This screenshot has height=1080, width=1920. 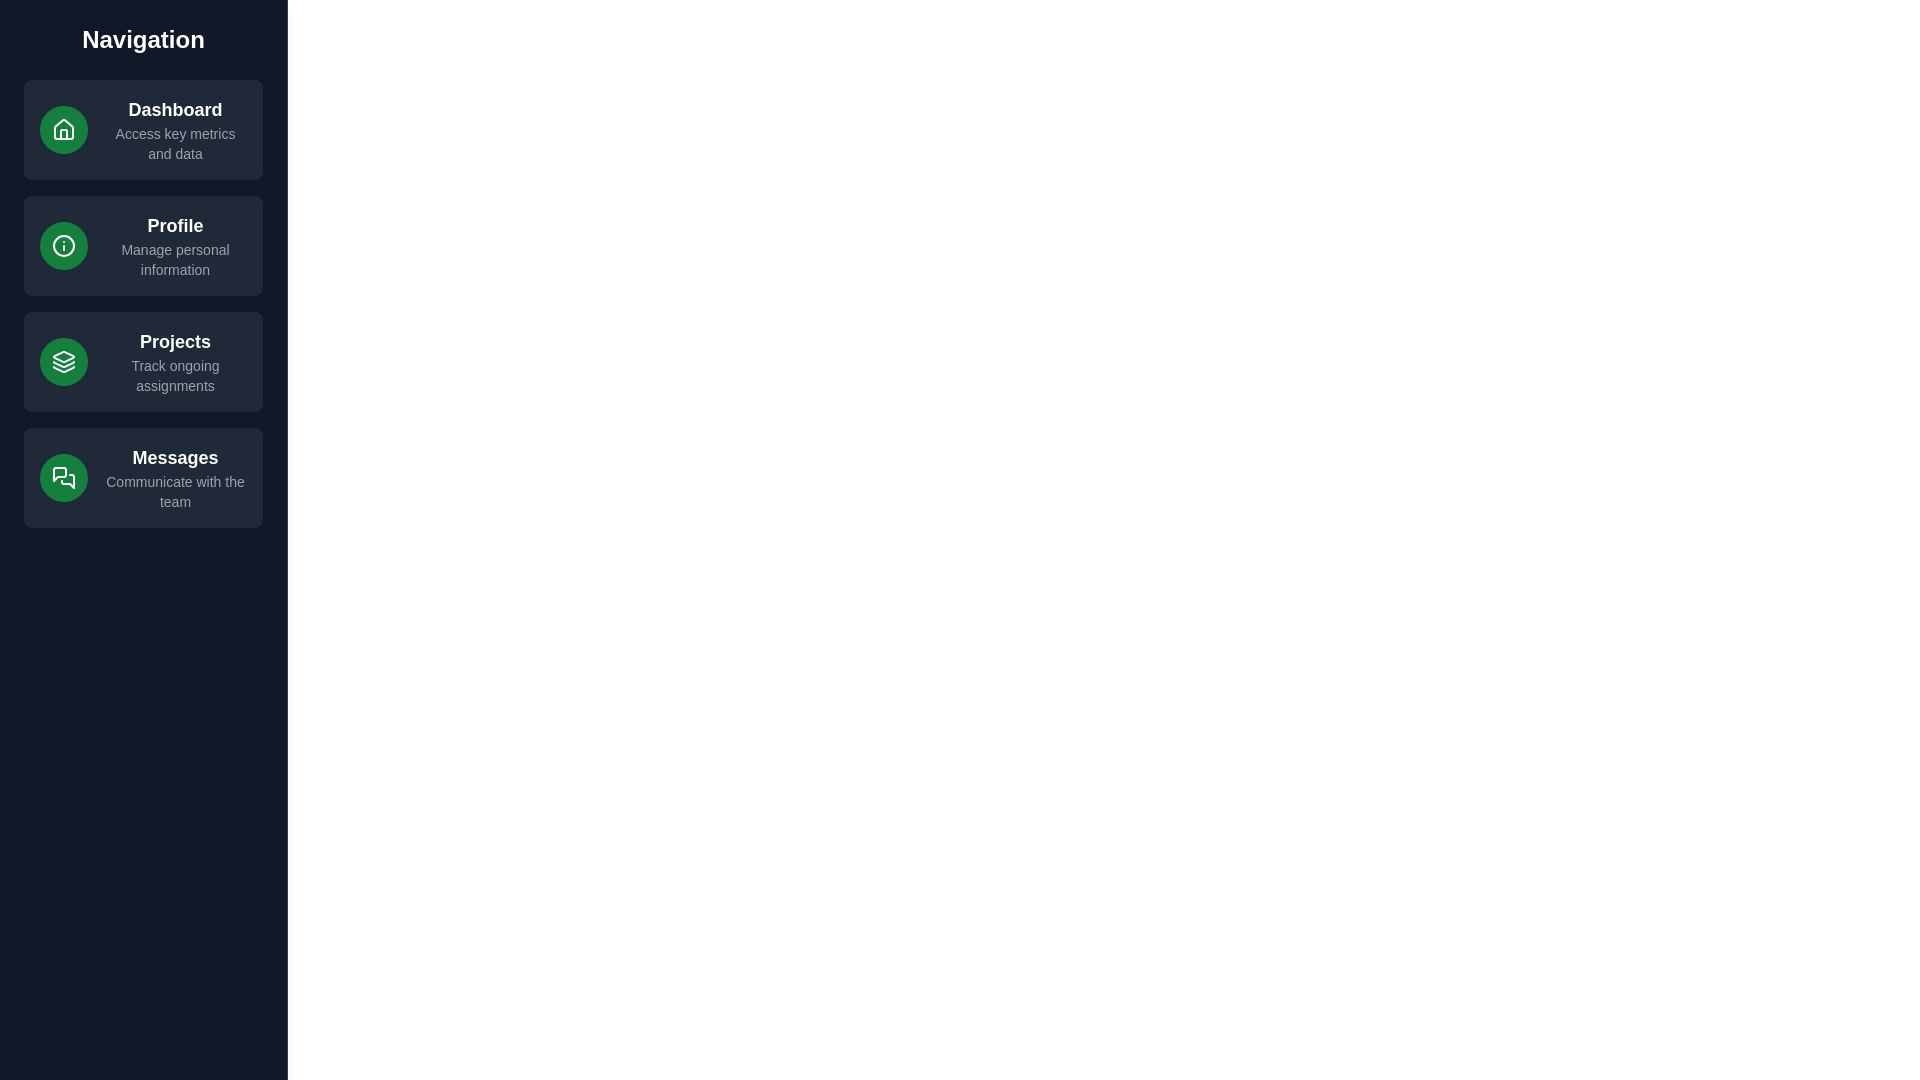 I want to click on the navigation item Projects to observe hover effects, so click(x=142, y=362).